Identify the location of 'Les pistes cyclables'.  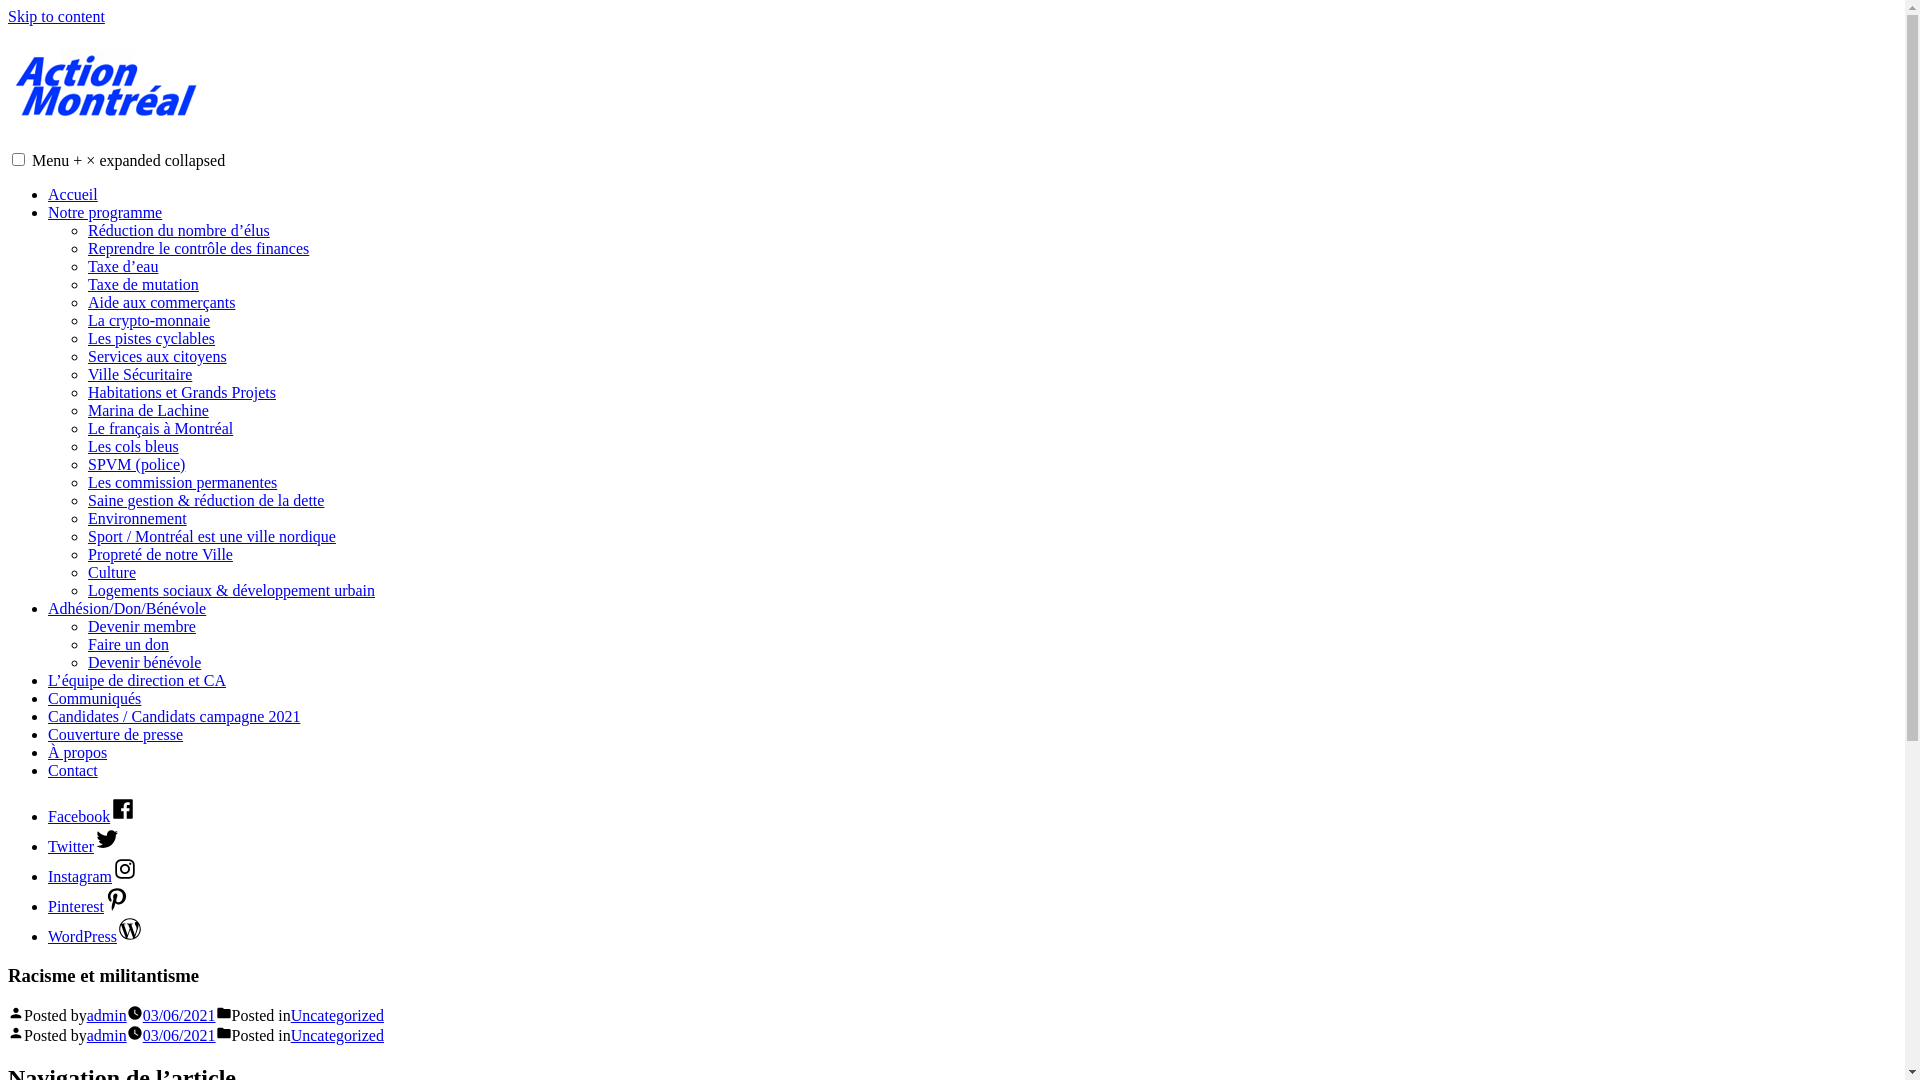
(150, 337).